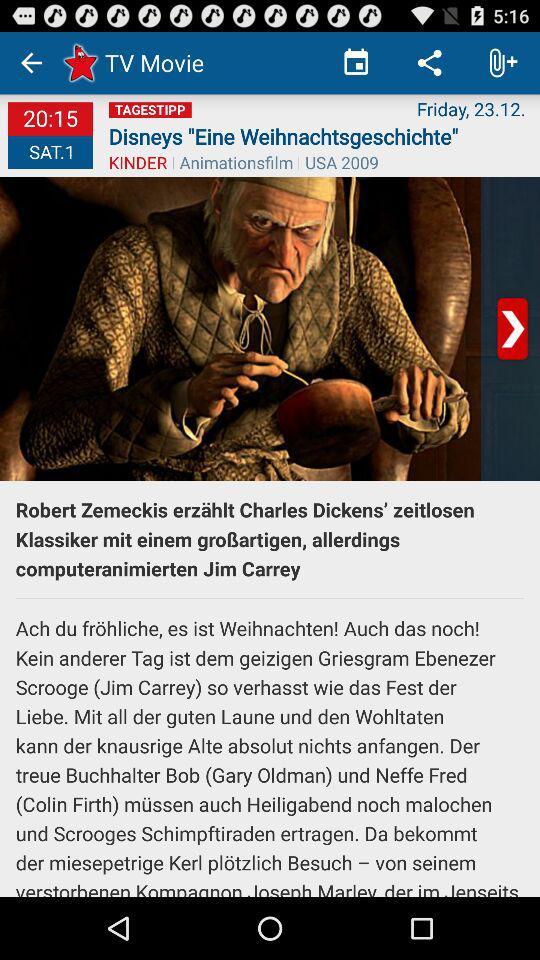  What do you see at coordinates (355, 62) in the screenshot?
I see `the app next to tv movie item` at bounding box center [355, 62].